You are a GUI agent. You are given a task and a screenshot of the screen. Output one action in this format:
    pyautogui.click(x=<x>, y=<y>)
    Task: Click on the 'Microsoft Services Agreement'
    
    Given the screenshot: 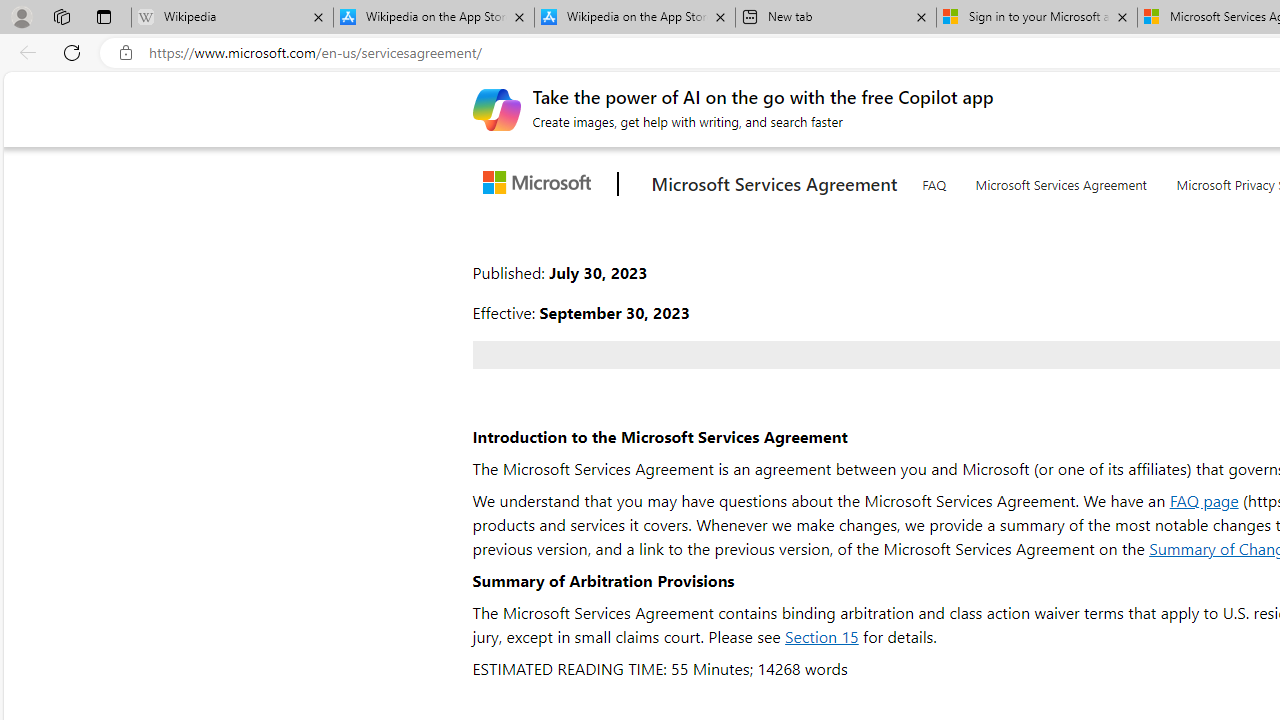 What is the action you would take?
    pyautogui.click(x=1060, y=181)
    